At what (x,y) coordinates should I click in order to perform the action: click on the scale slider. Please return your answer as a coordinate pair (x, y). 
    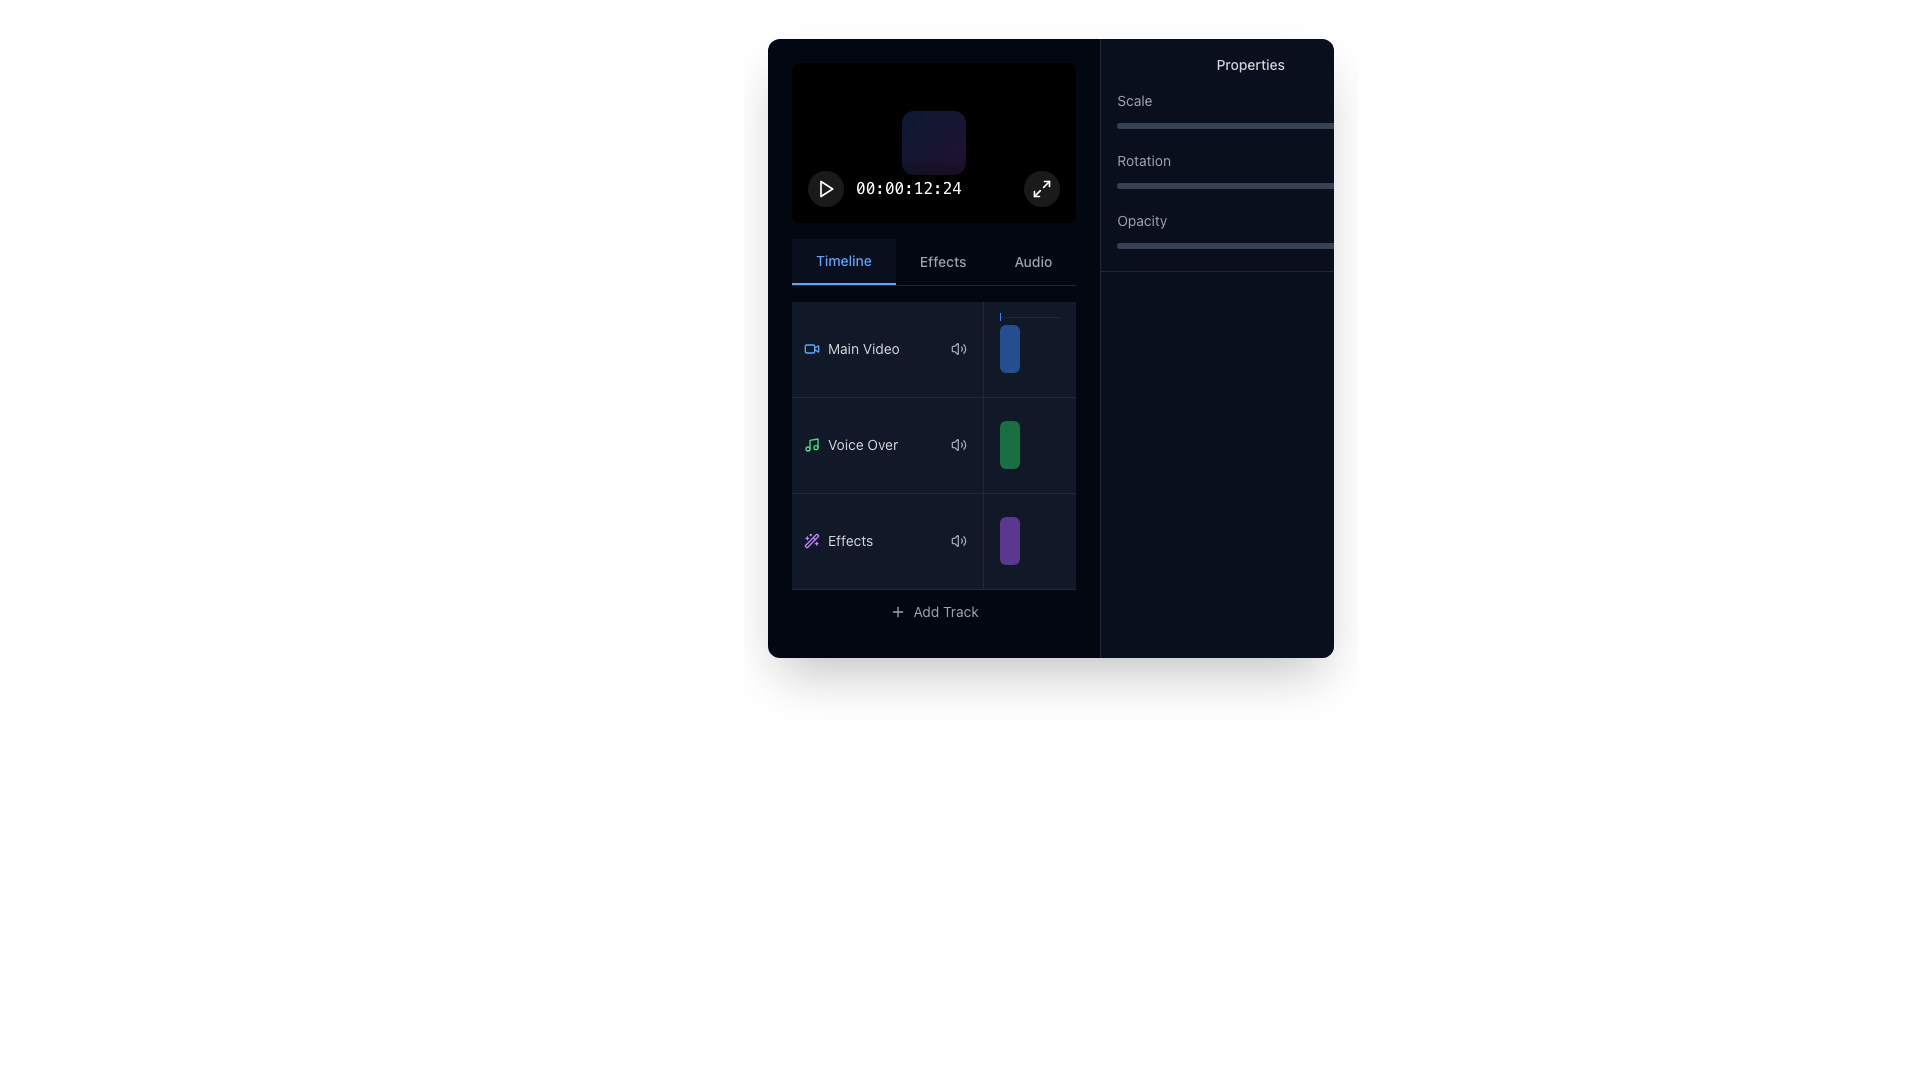
    Looking at the image, I should click on (1282, 126).